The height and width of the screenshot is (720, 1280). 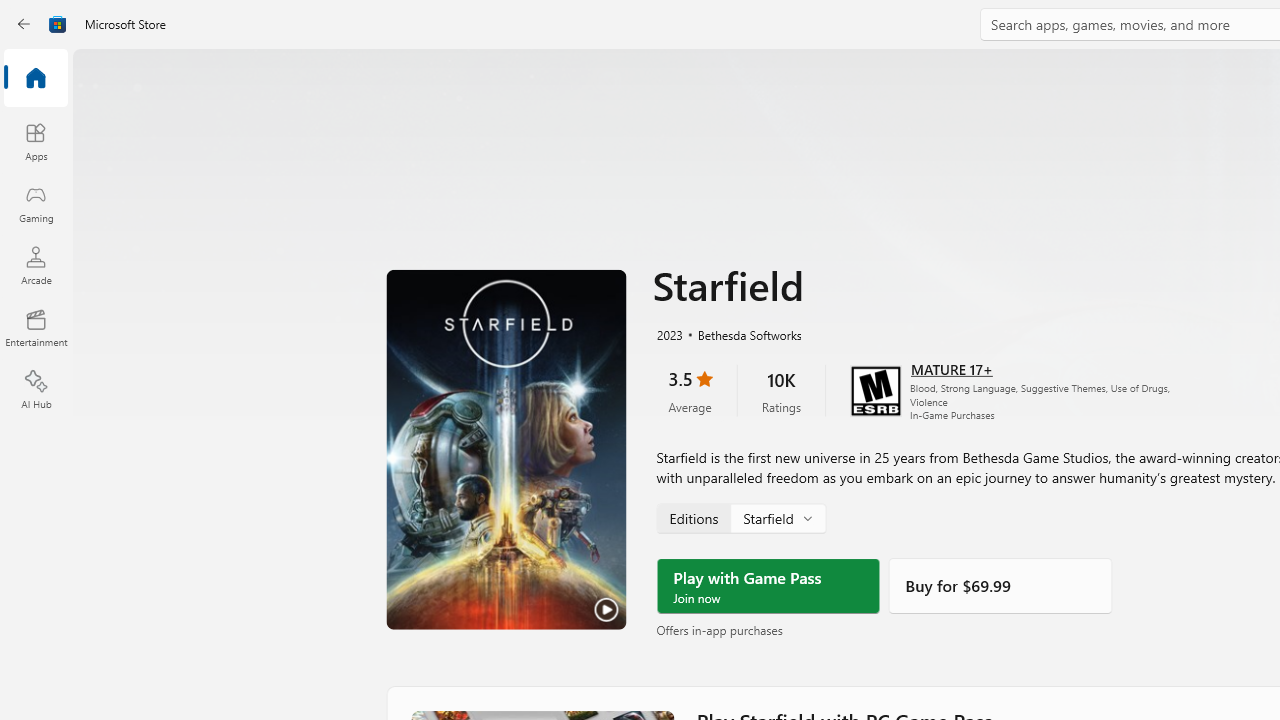 What do you see at coordinates (24, 24) in the screenshot?
I see `'Back'` at bounding box center [24, 24].